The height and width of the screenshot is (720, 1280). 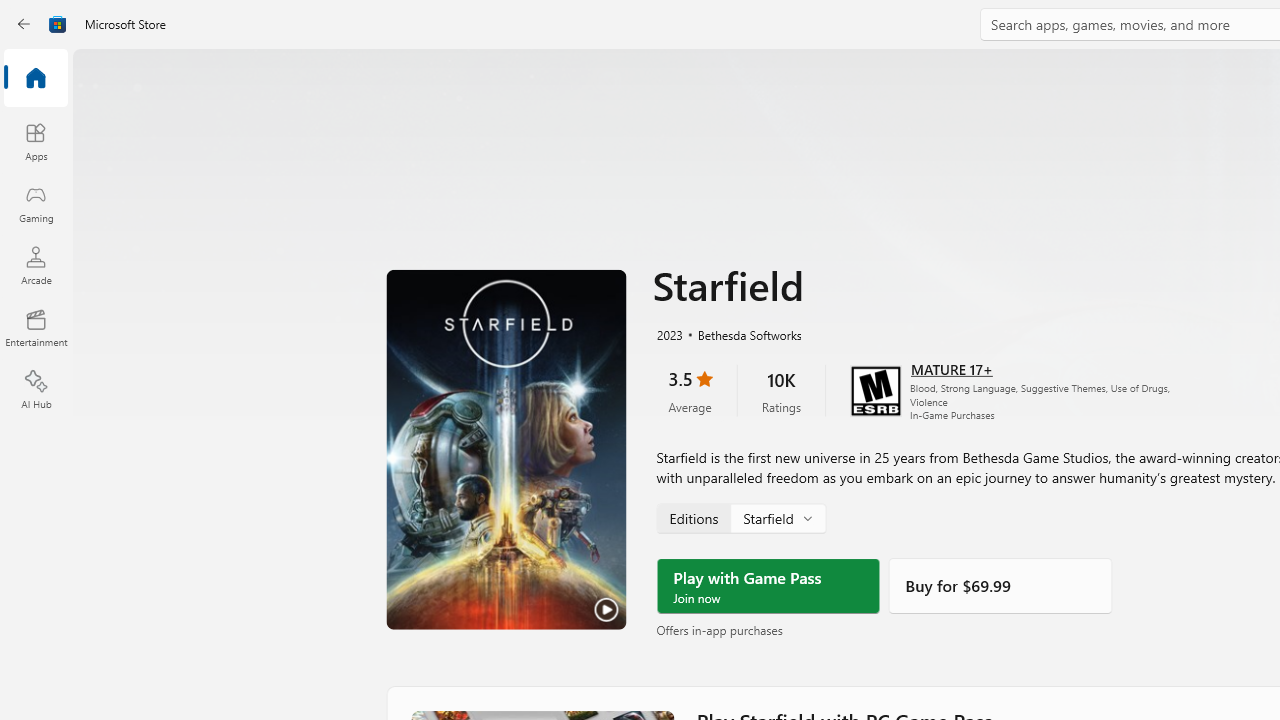 What do you see at coordinates (24, 24) in the screenshot?
I see `'Back'` at bounding box center [24, 24].